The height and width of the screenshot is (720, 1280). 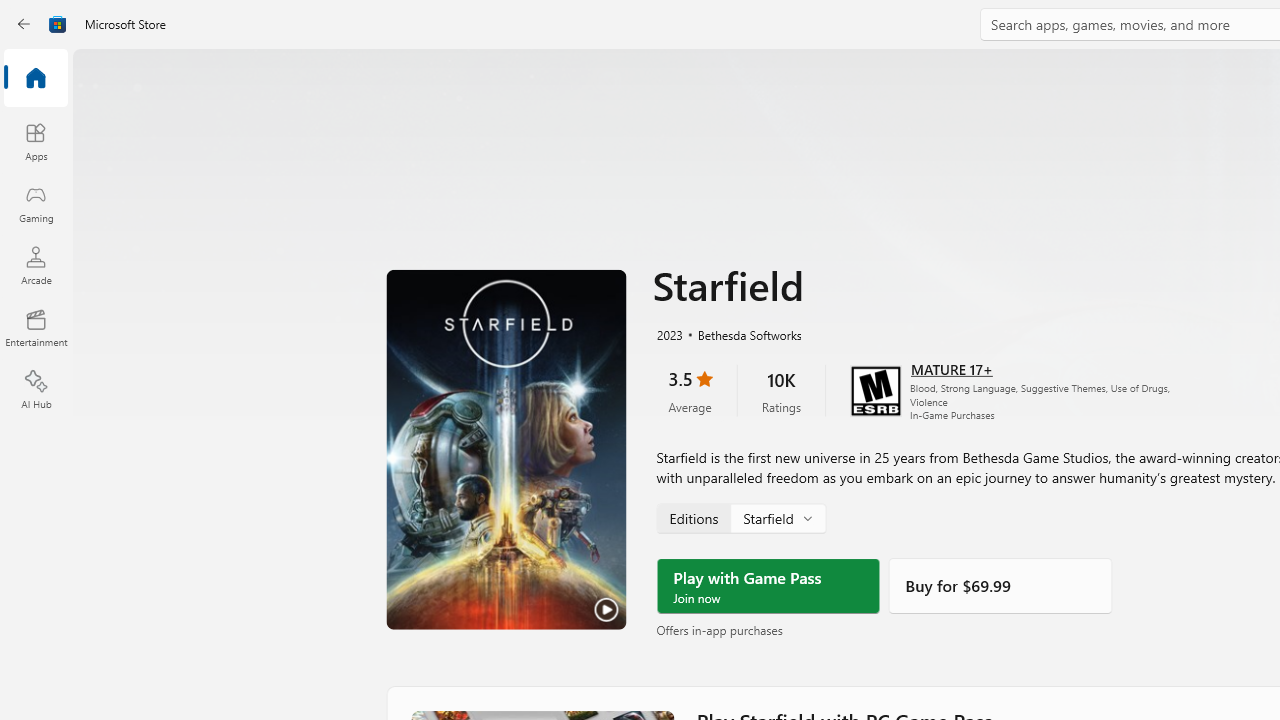 What do you see at coordinates (24, 24) in the screenshot?
I see `'Back'` at bounding box center [24, 24].